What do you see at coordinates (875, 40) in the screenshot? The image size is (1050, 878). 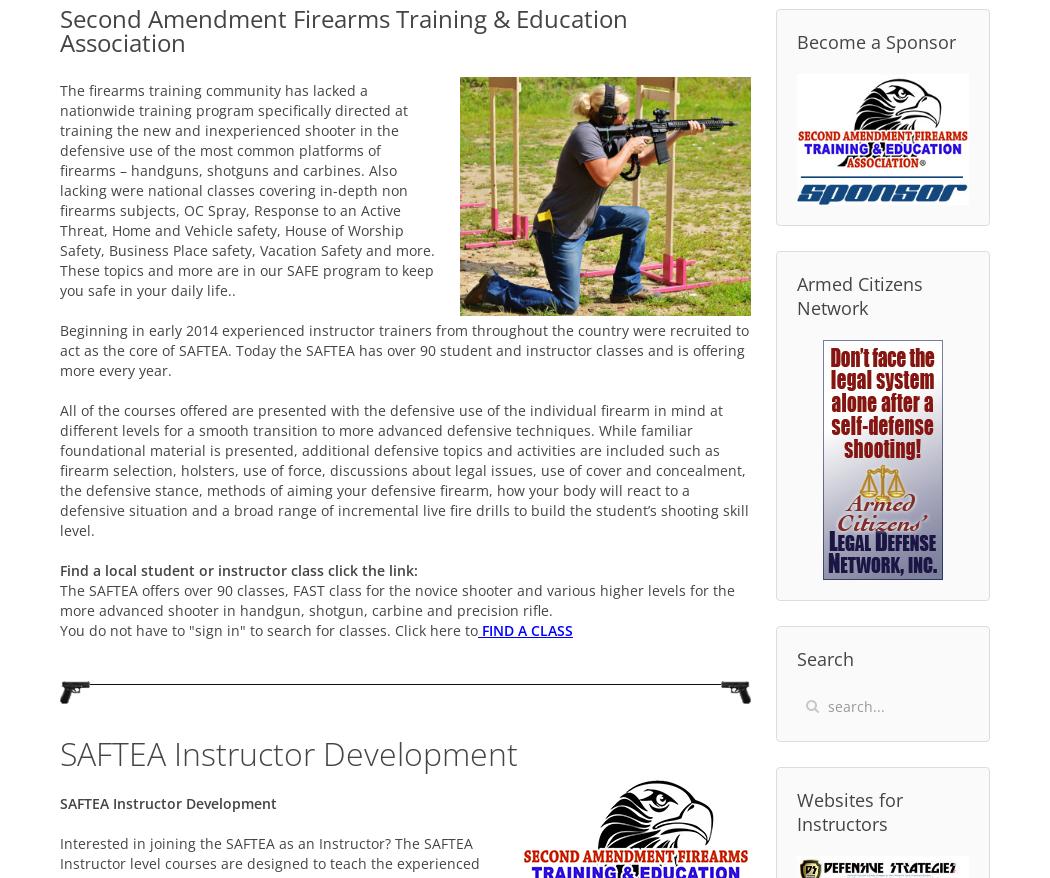 I see `'Become a Sponsor'` at bounding box center [875, 40].